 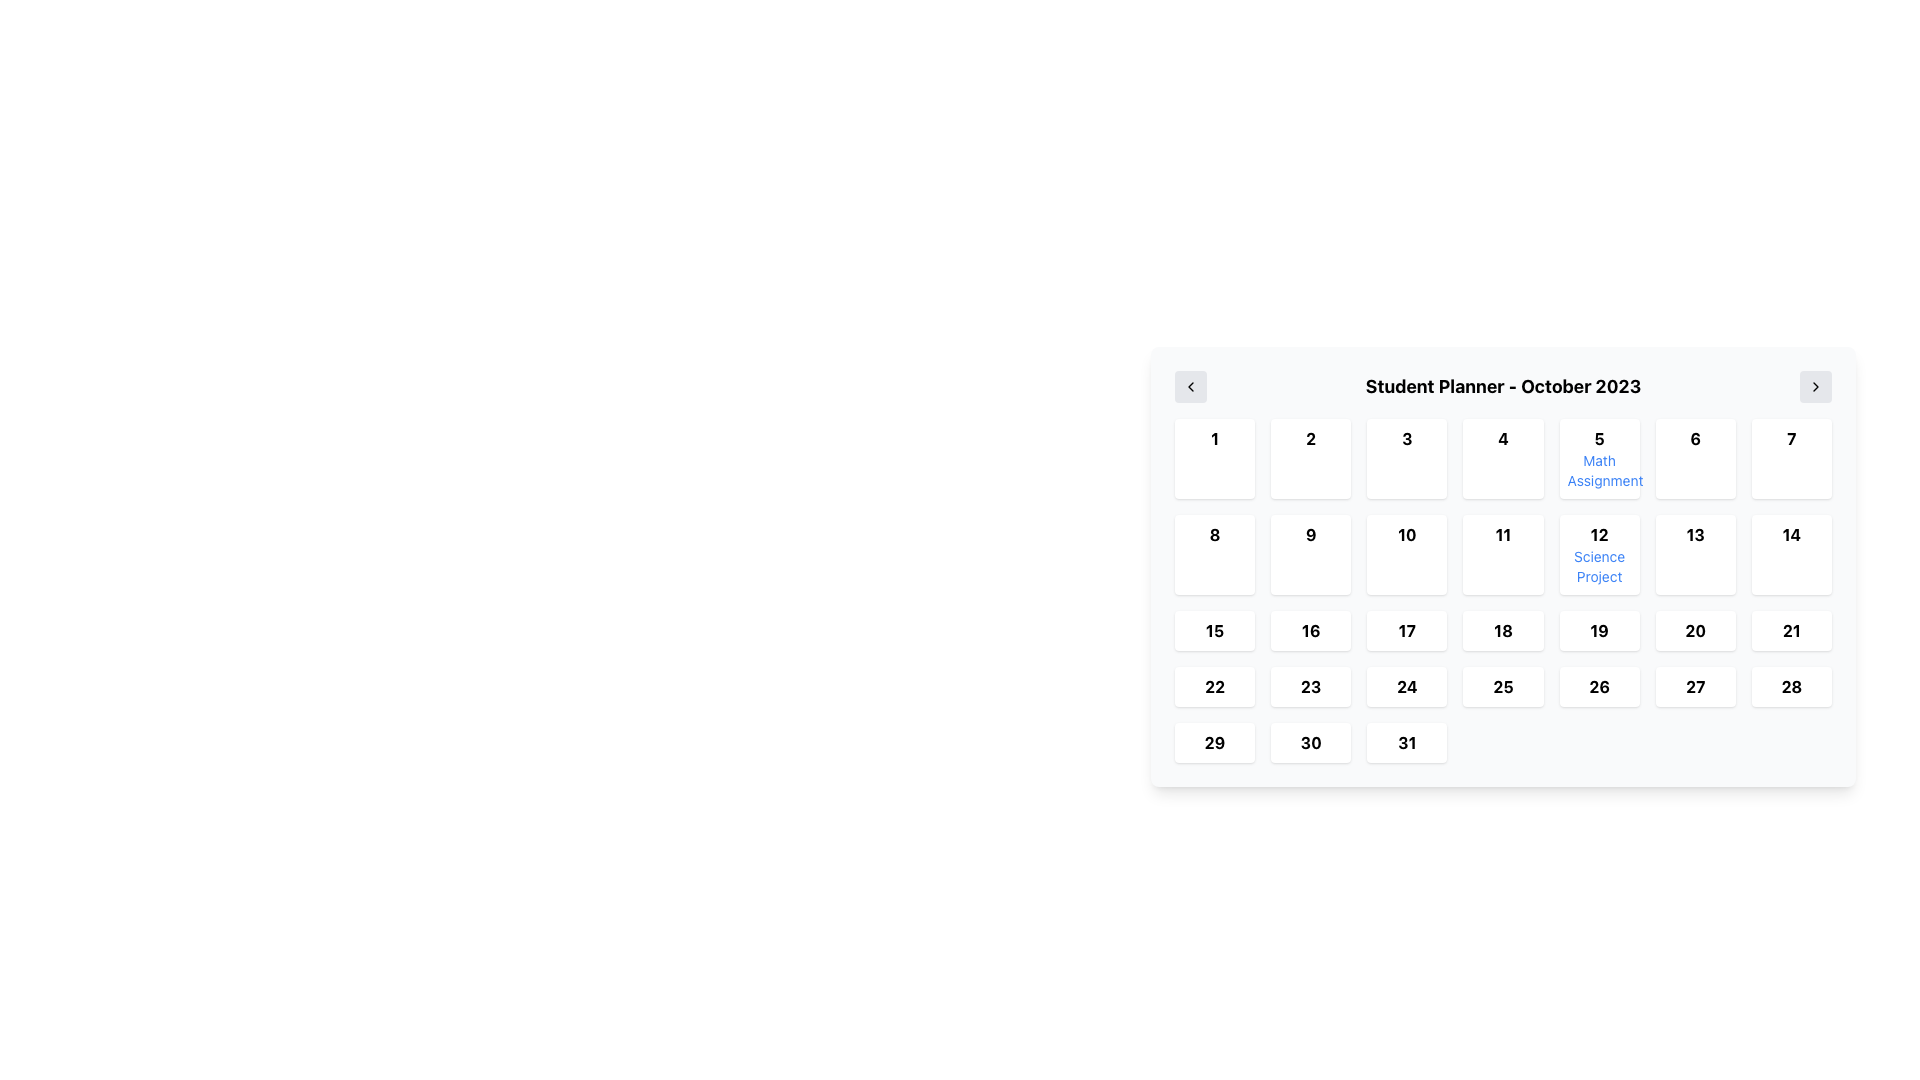 What do you see at coordinates (1503, 459) in the screenshot?
I see `the tile displaying the number '4' to trigger the tooltip` at bounding box center [1503, 459].